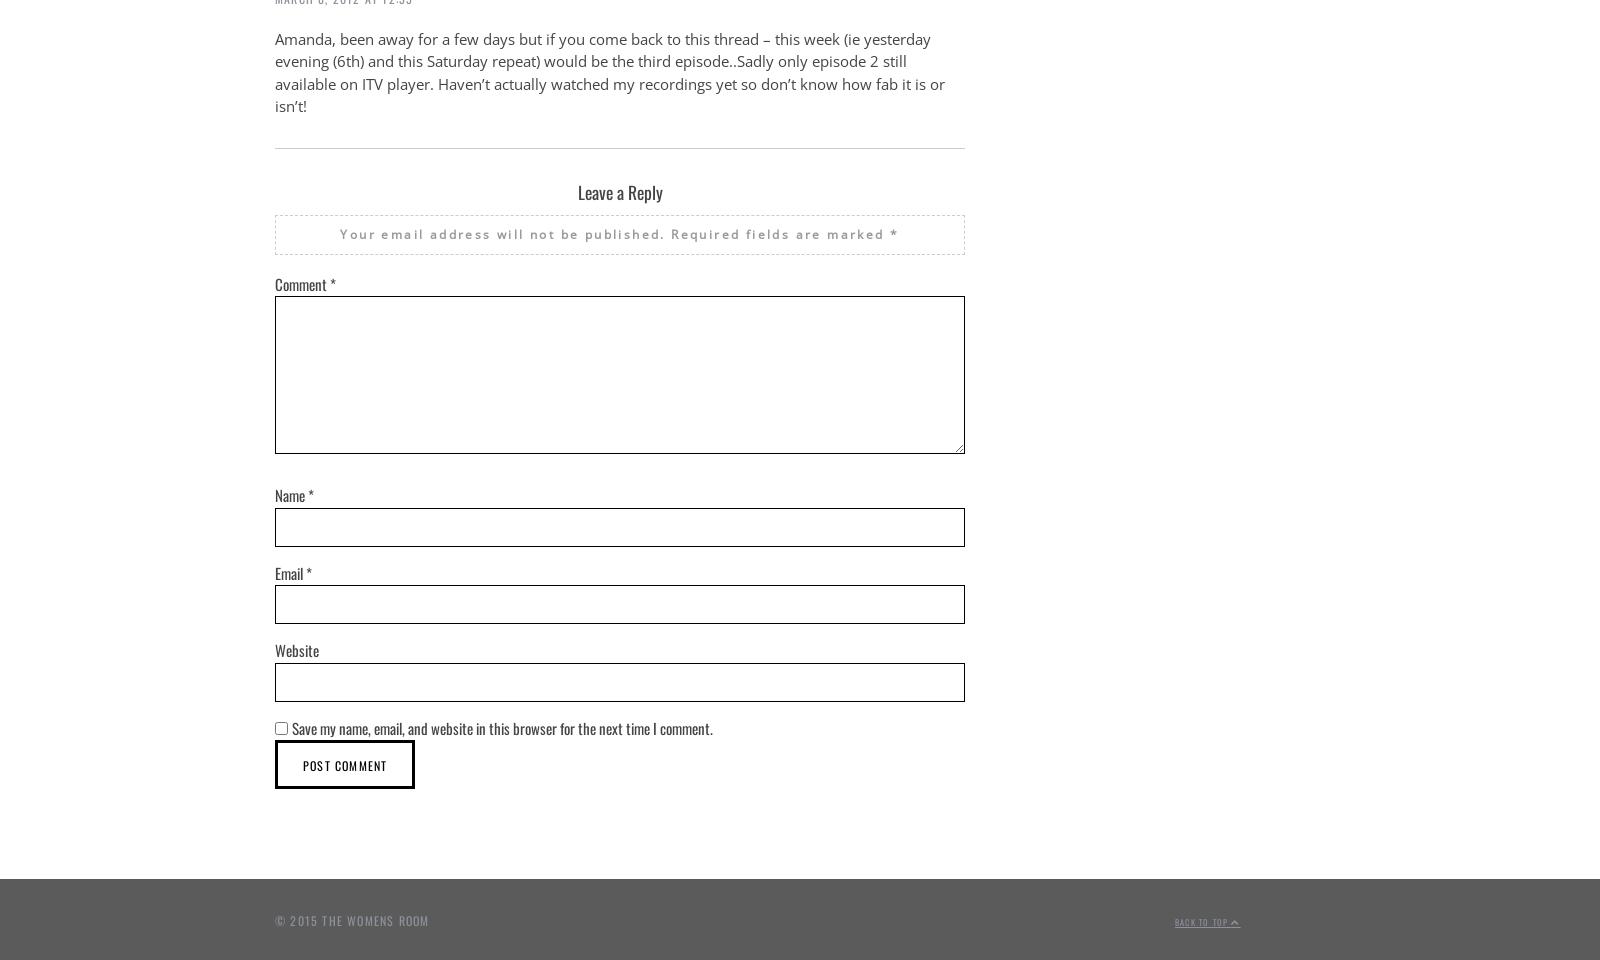 Image resolution: width=1600 pixels, height=960 pixels. I want to click on 'Your email address will not be published.', so click(501, 233).